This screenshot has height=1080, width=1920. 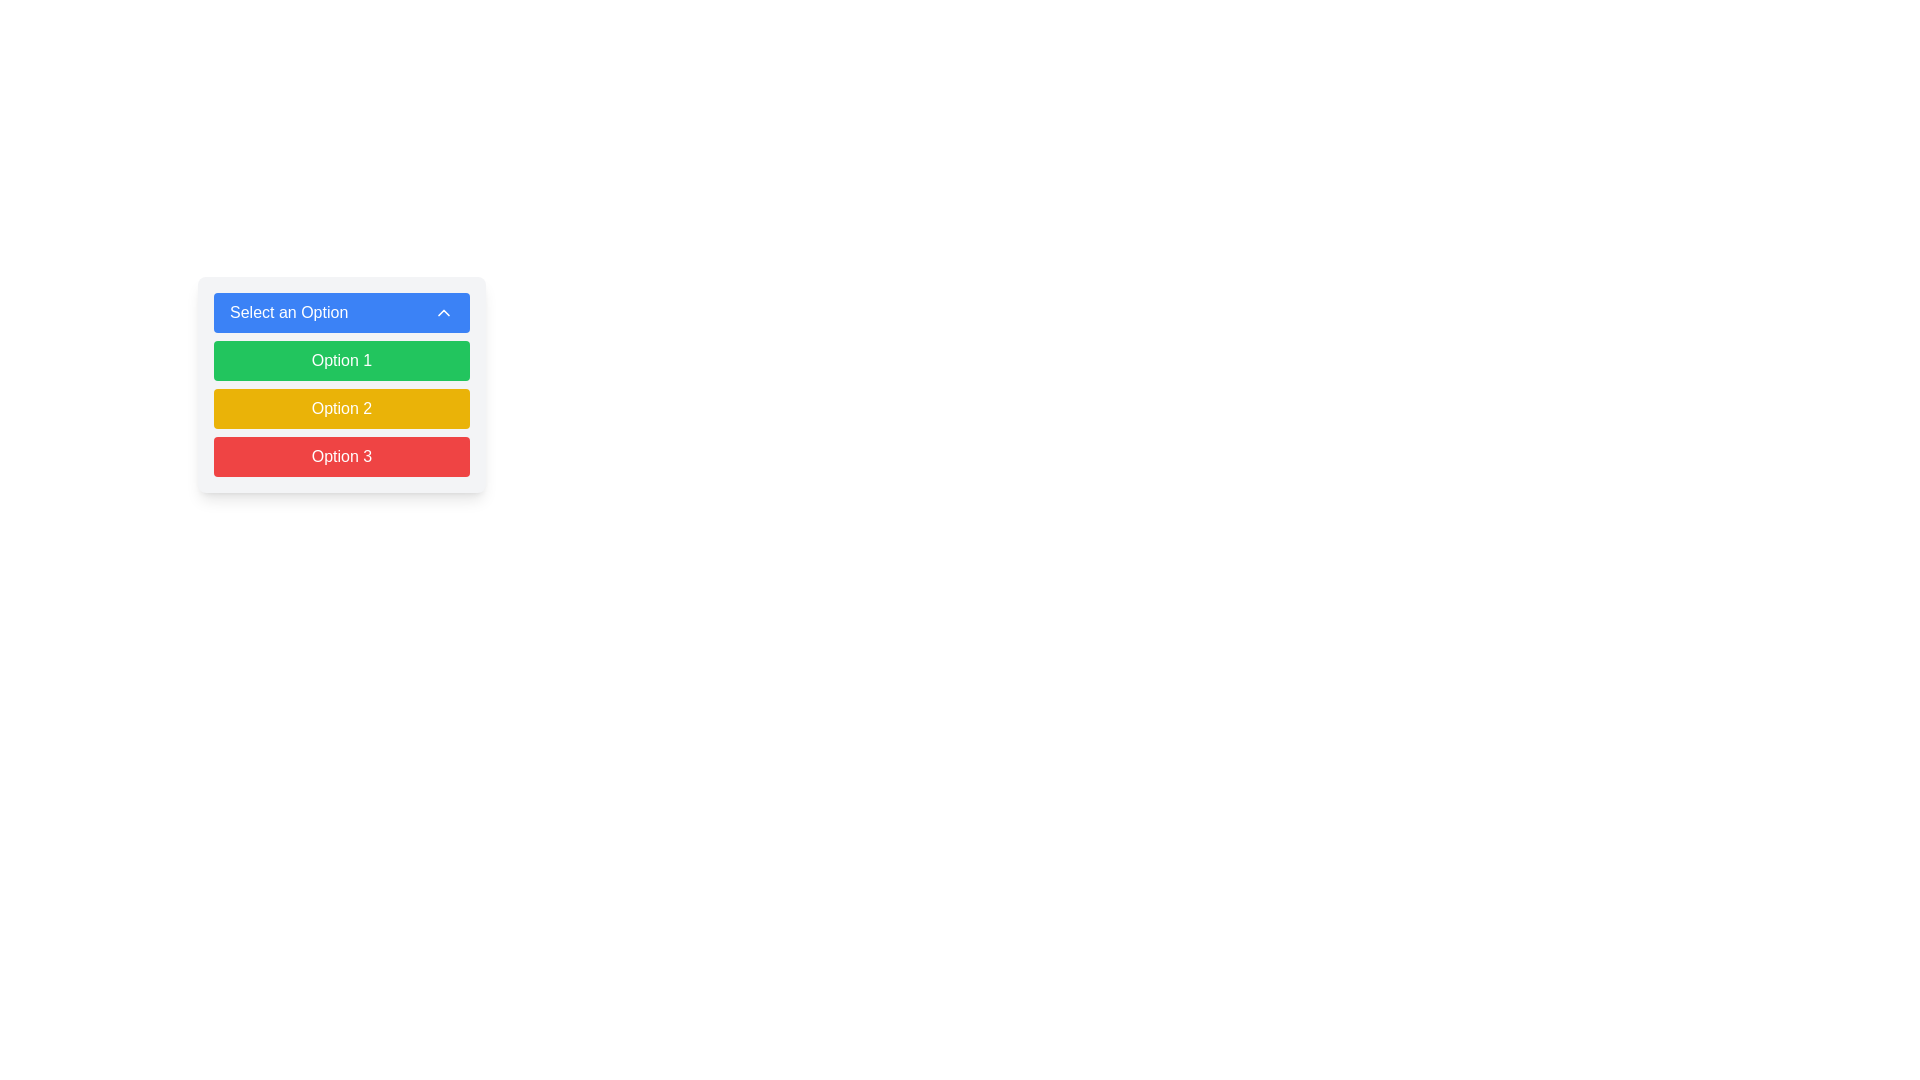 What do you see at coordinates (341, 361) in the screenshot?
I see `the top-most button labeled 'Option 1', which is located below the 'Select an Option' dropdown` at bounding box center [341, 361].